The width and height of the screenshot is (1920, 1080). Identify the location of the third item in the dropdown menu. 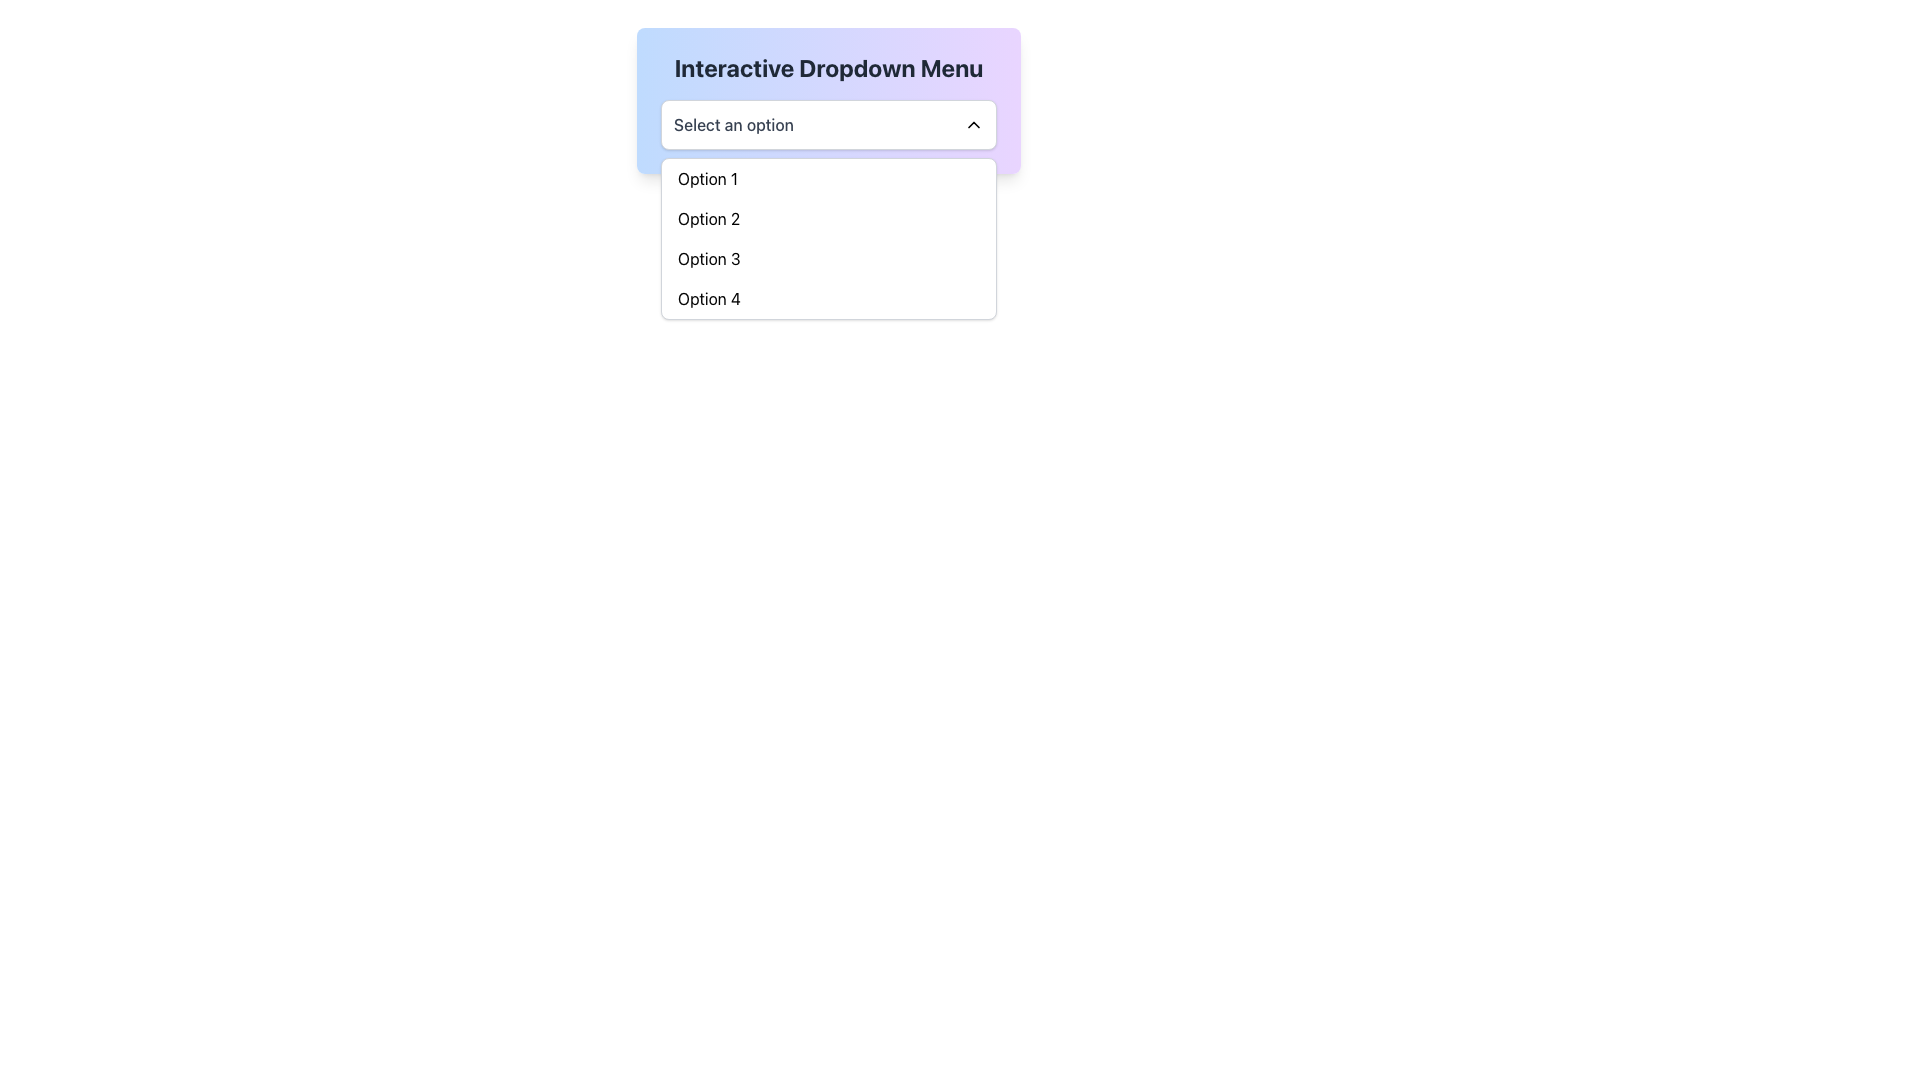
(829, 257).